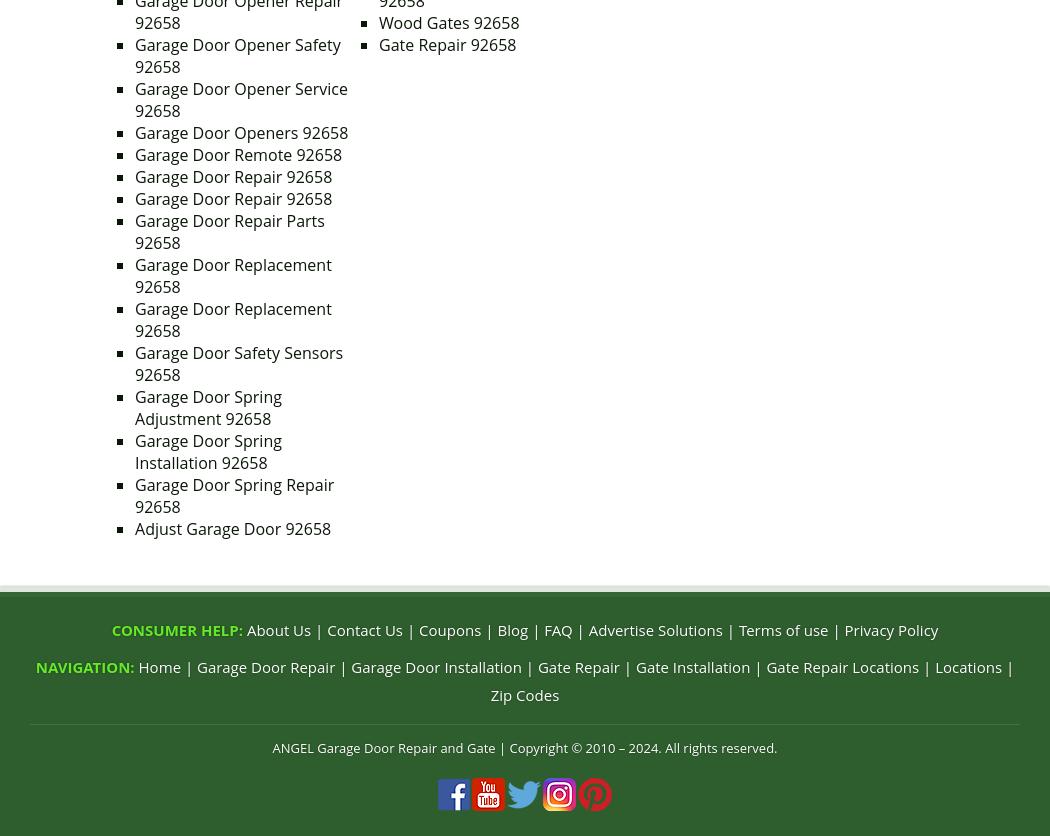 The height and width of the screenshot is (836, 1050). What do you see at coordinates (450, 630) in the screenshot?
I see `'Coupons'` at bounding box center [450, 630].